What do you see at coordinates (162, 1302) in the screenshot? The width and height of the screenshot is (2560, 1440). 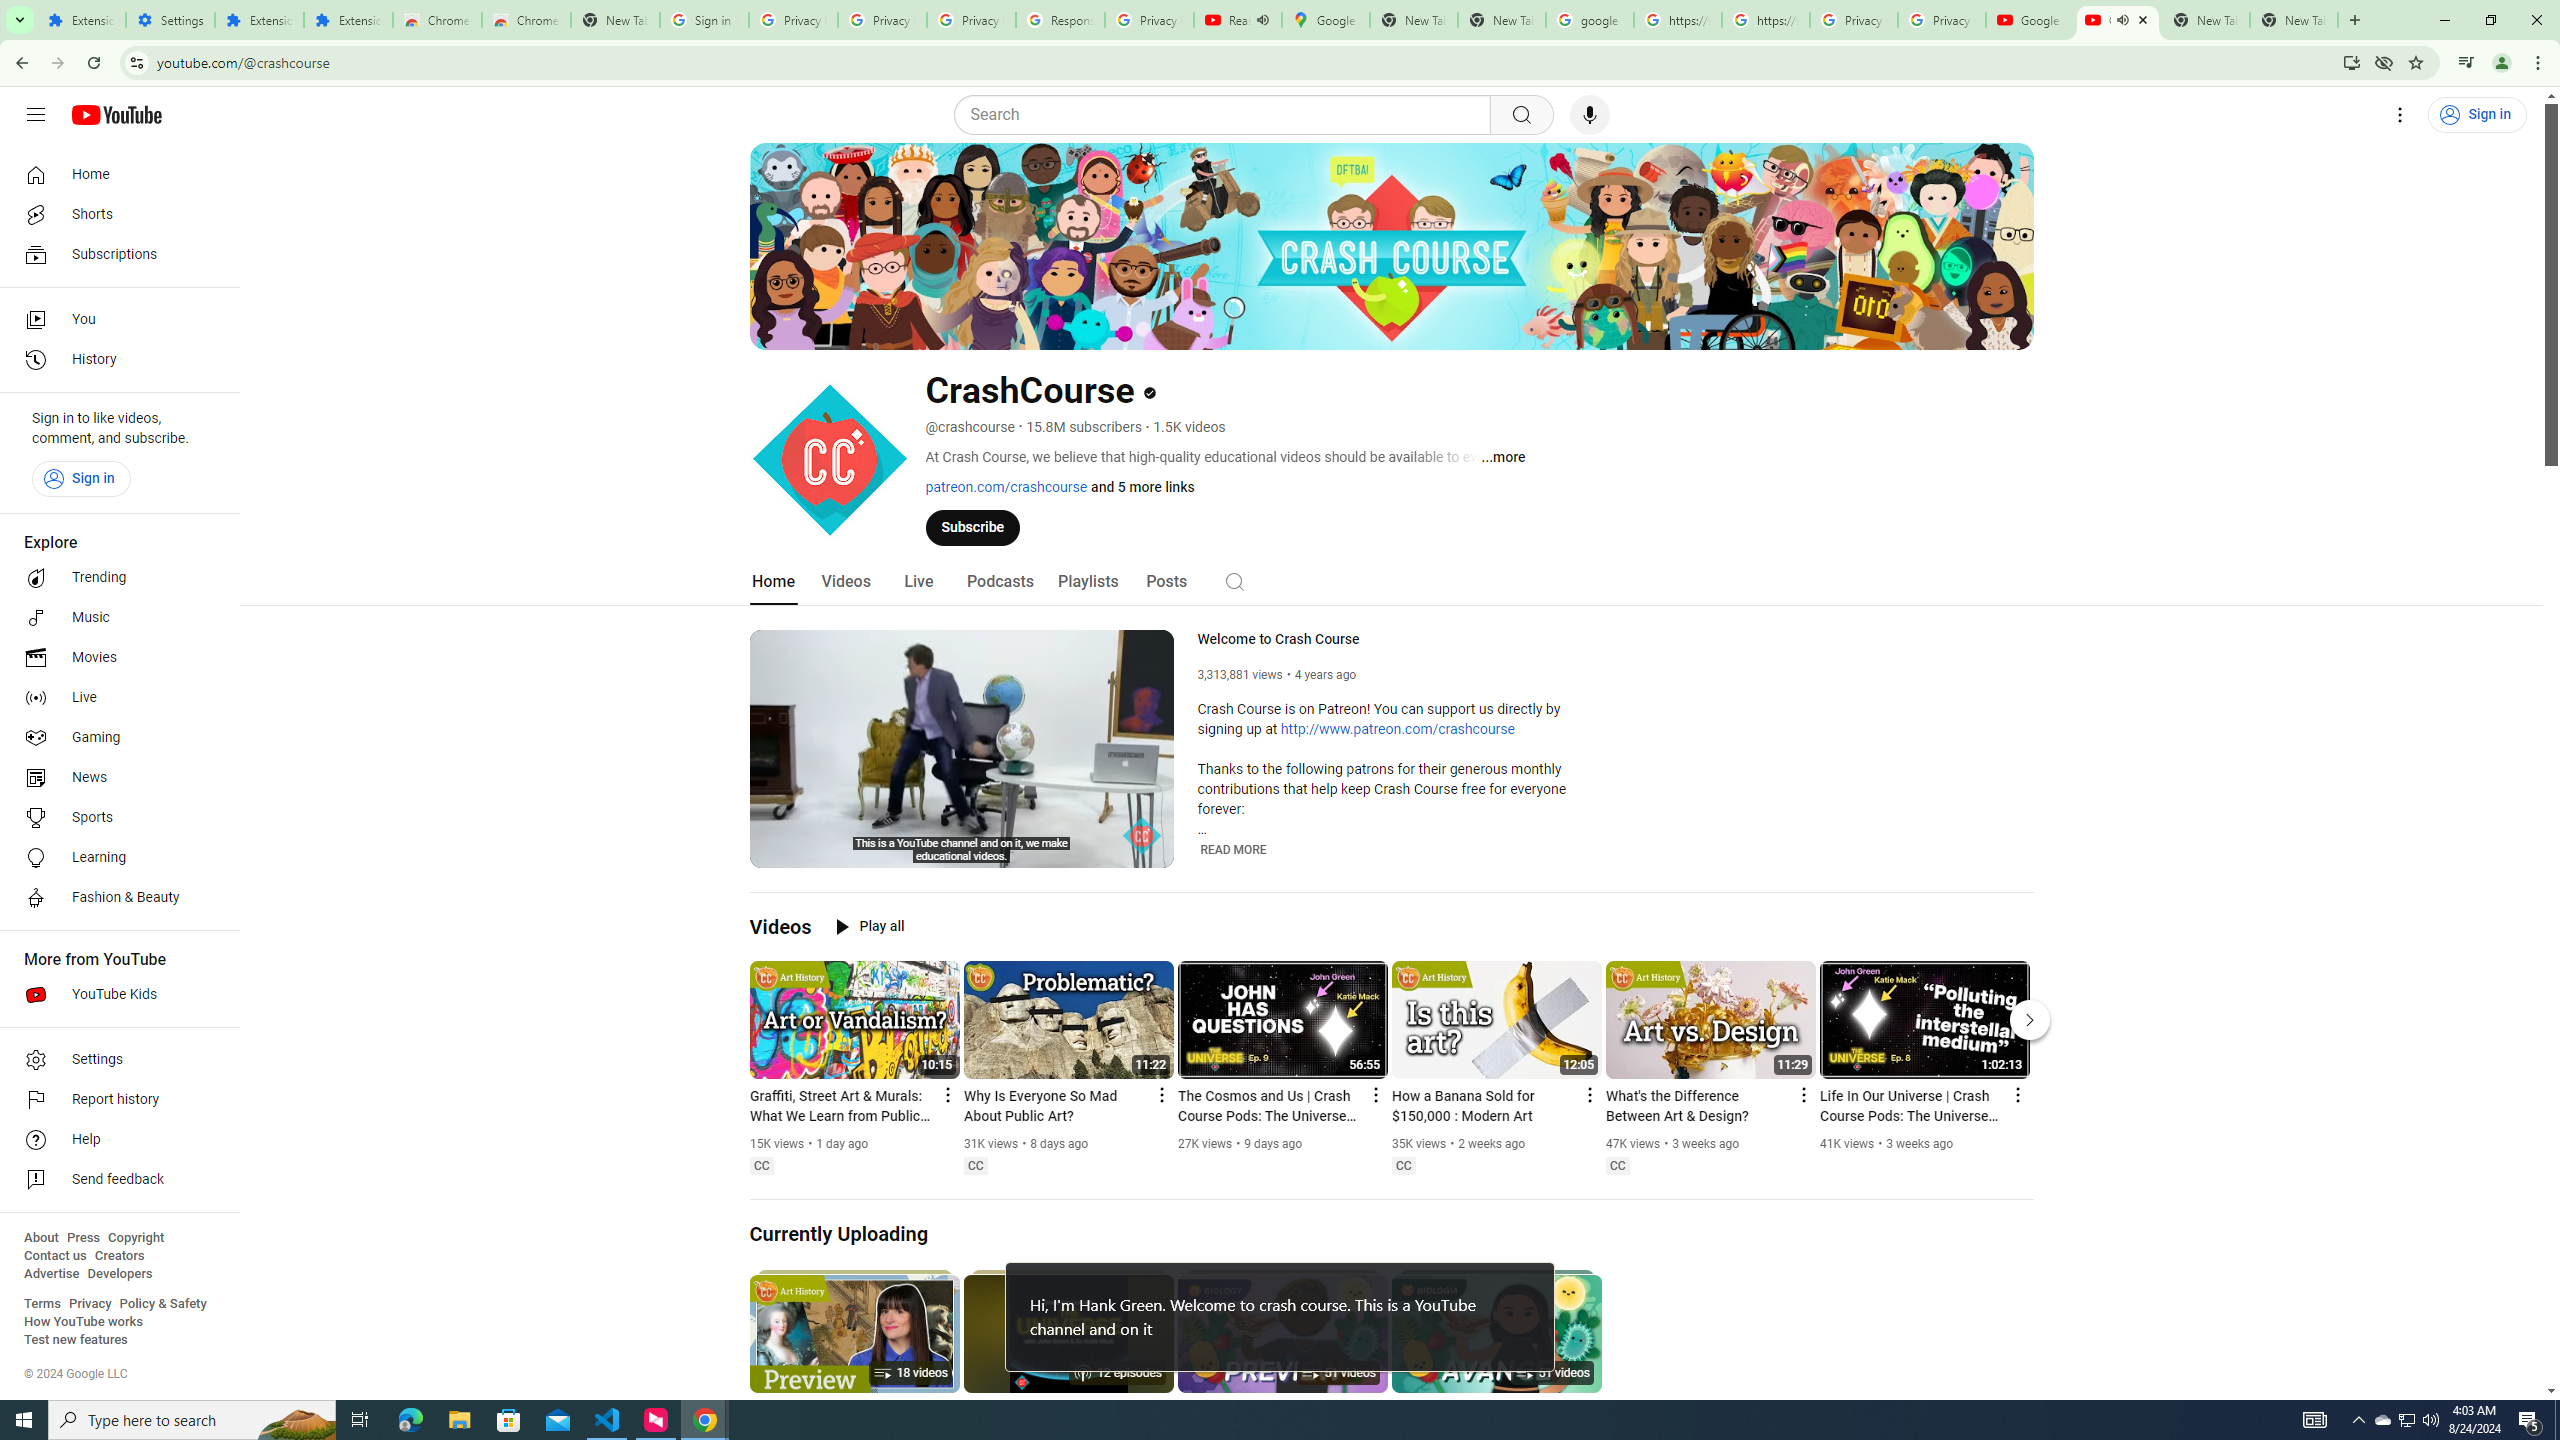 I see `'Policy & Safety'` at bounding box center [162, 1302].